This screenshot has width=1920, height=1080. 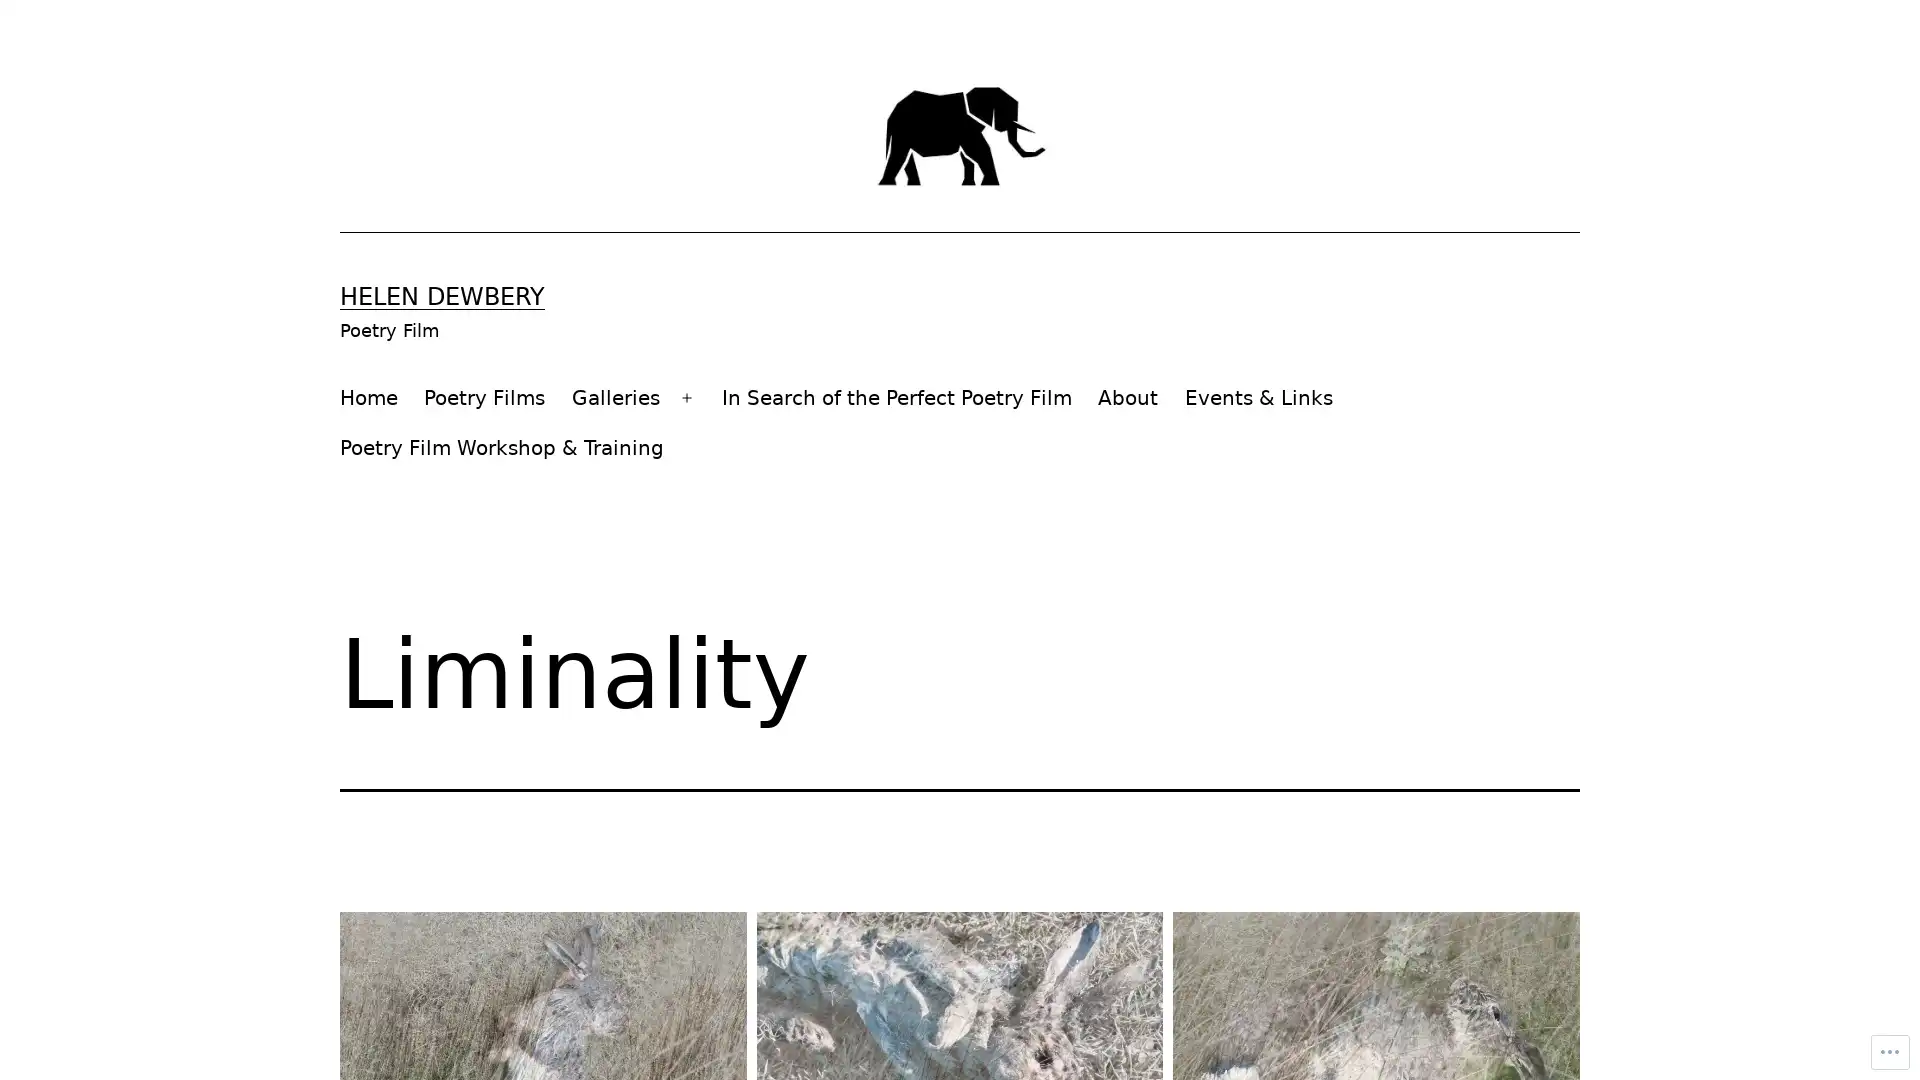 What do you see at coordinates (686, 397) in the screenshot?
I see `Open menu` at bounding box center [686, 397].